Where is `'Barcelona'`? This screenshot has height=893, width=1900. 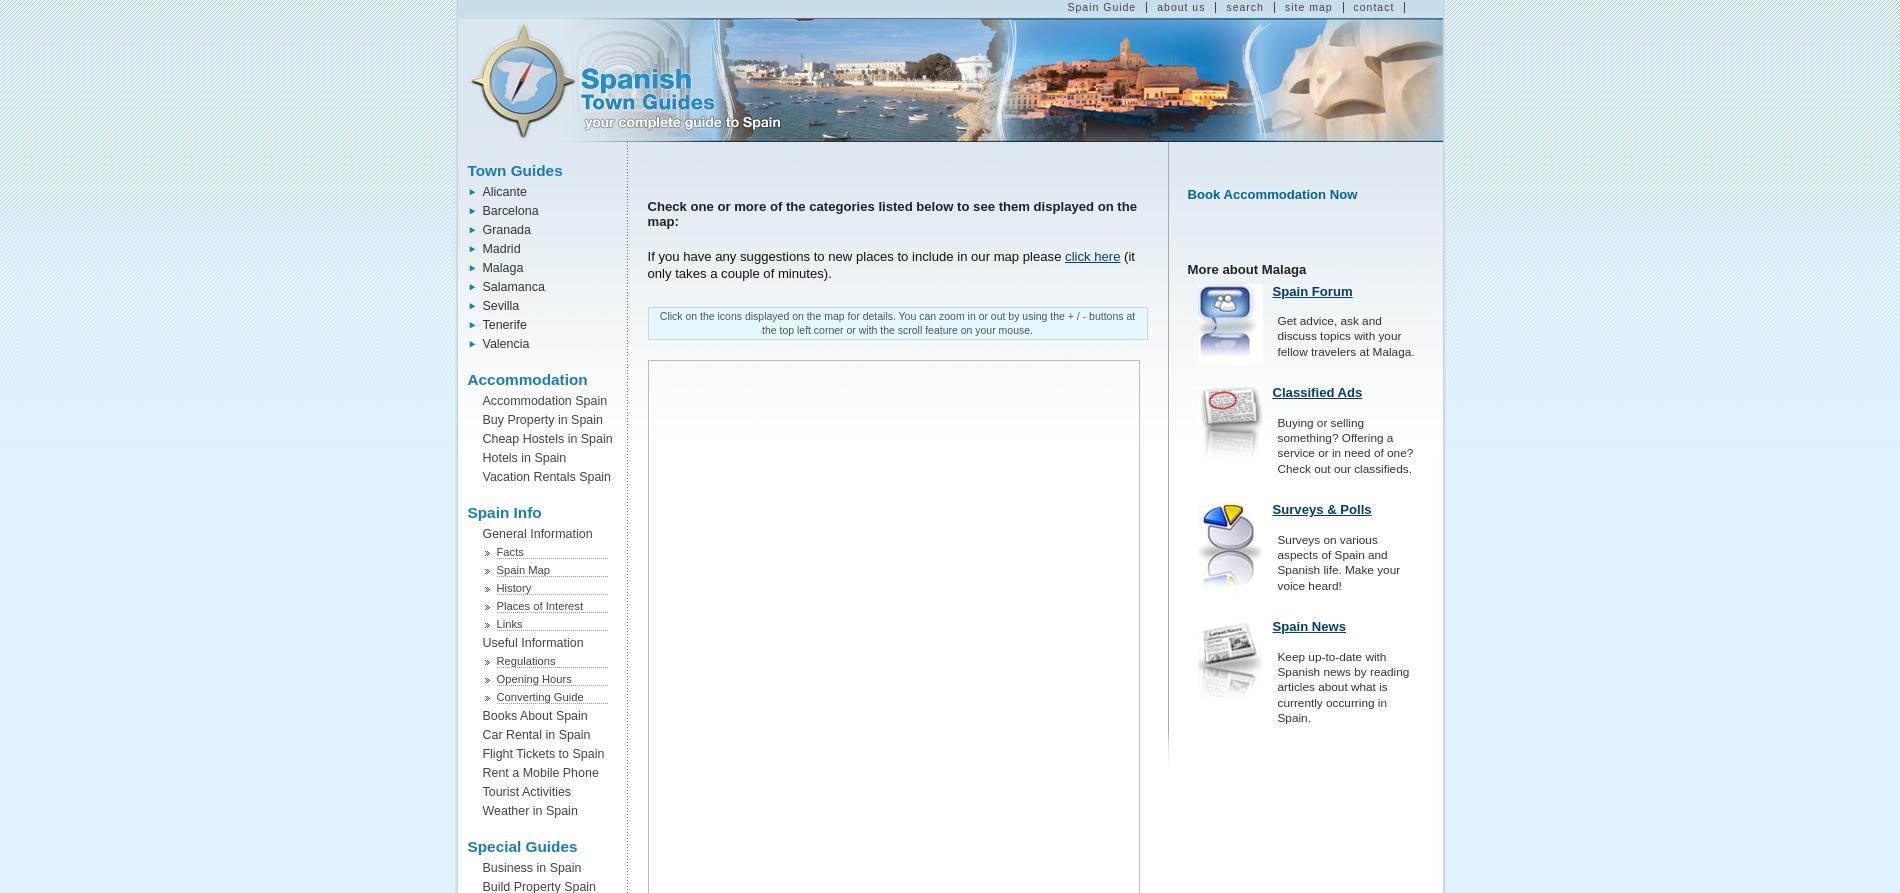
'Barcelona' is located at coordinates (509, 210).